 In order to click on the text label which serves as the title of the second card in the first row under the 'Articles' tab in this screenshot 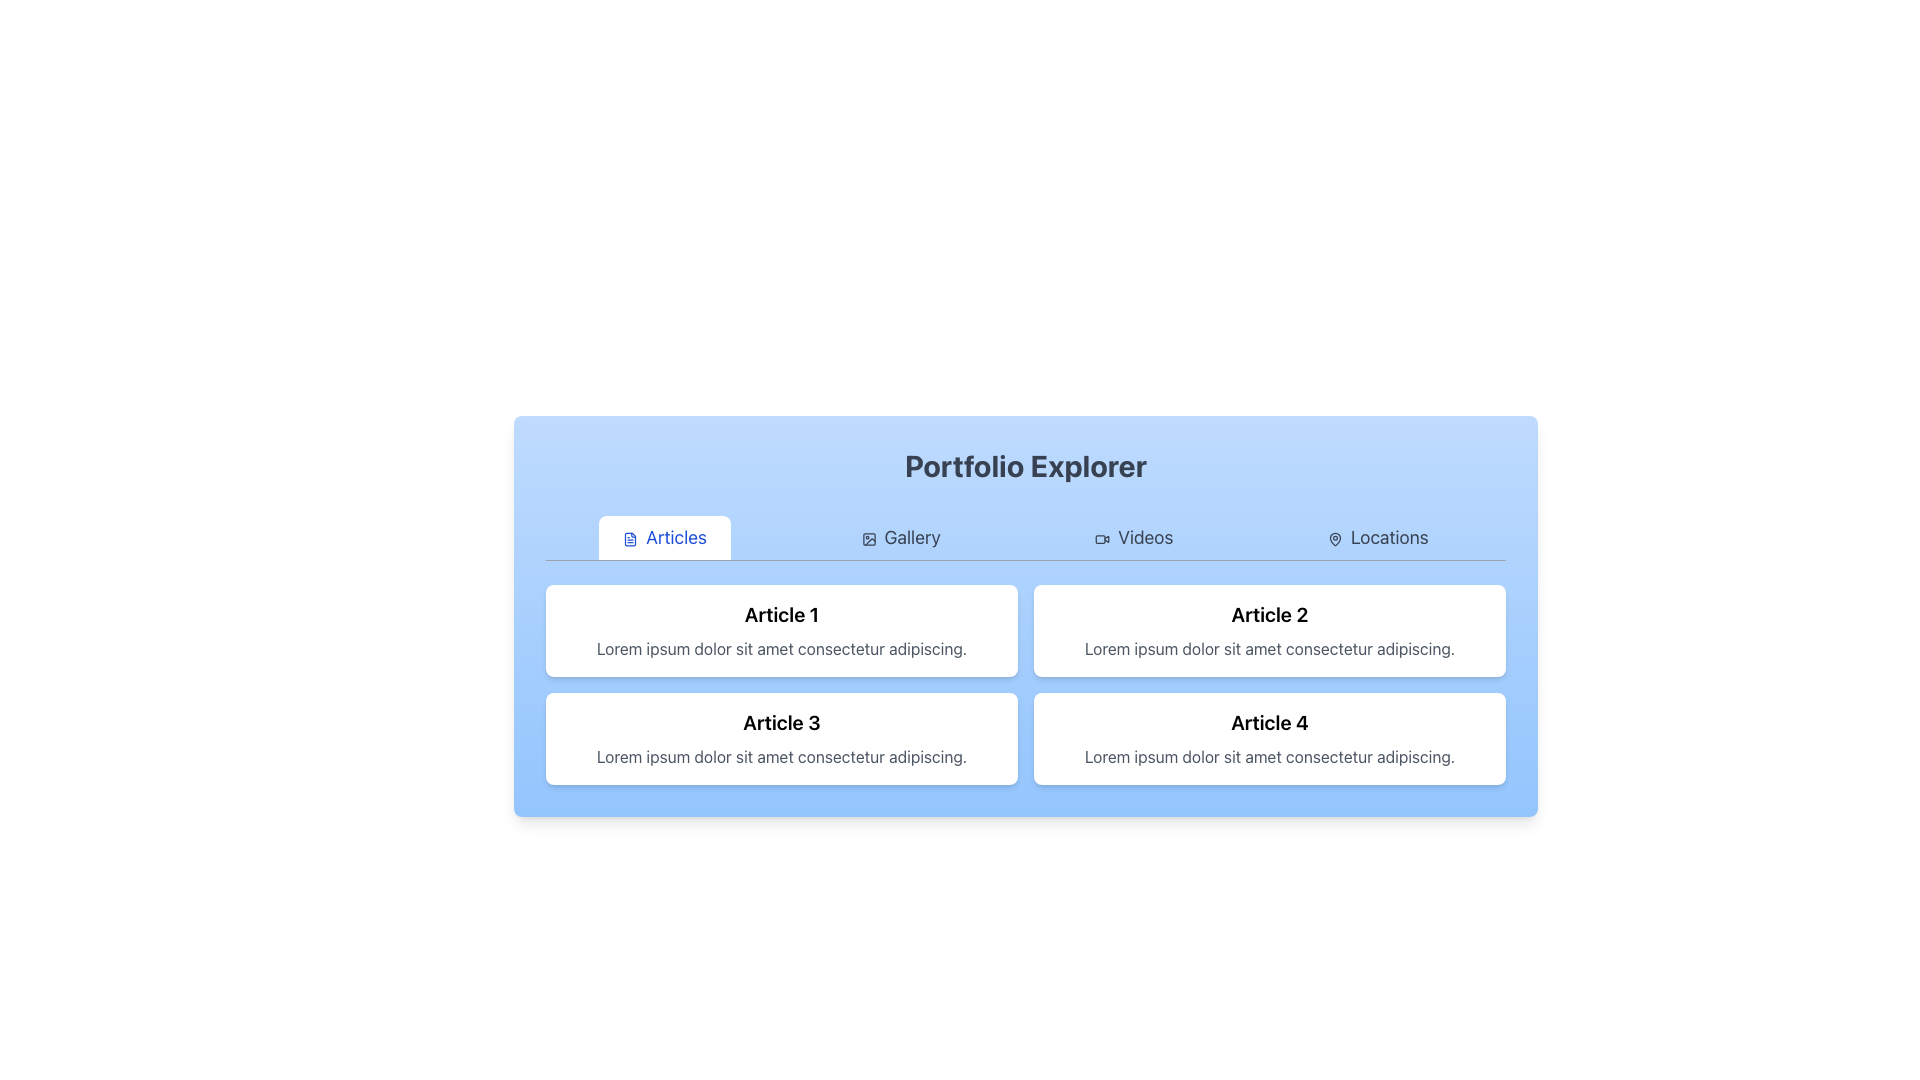, I will do `click(1269, 613)`.